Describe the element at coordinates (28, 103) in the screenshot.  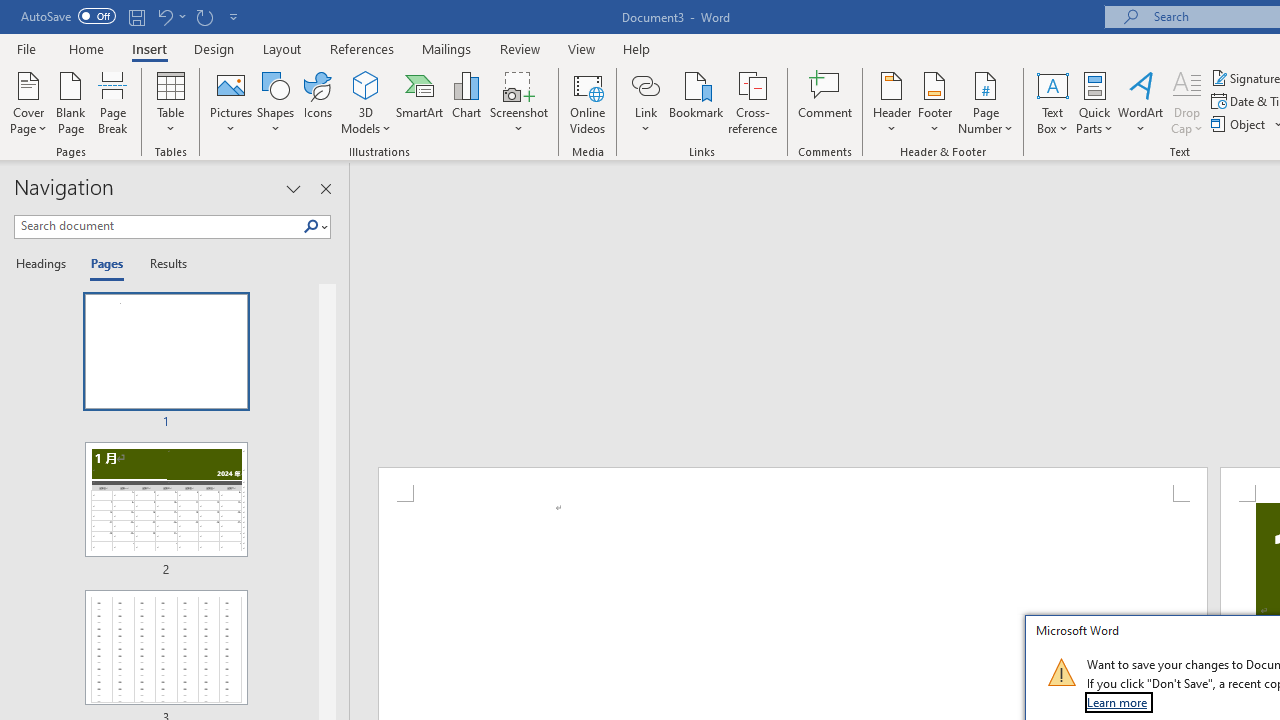
I see `'Cover Page'` at that location.